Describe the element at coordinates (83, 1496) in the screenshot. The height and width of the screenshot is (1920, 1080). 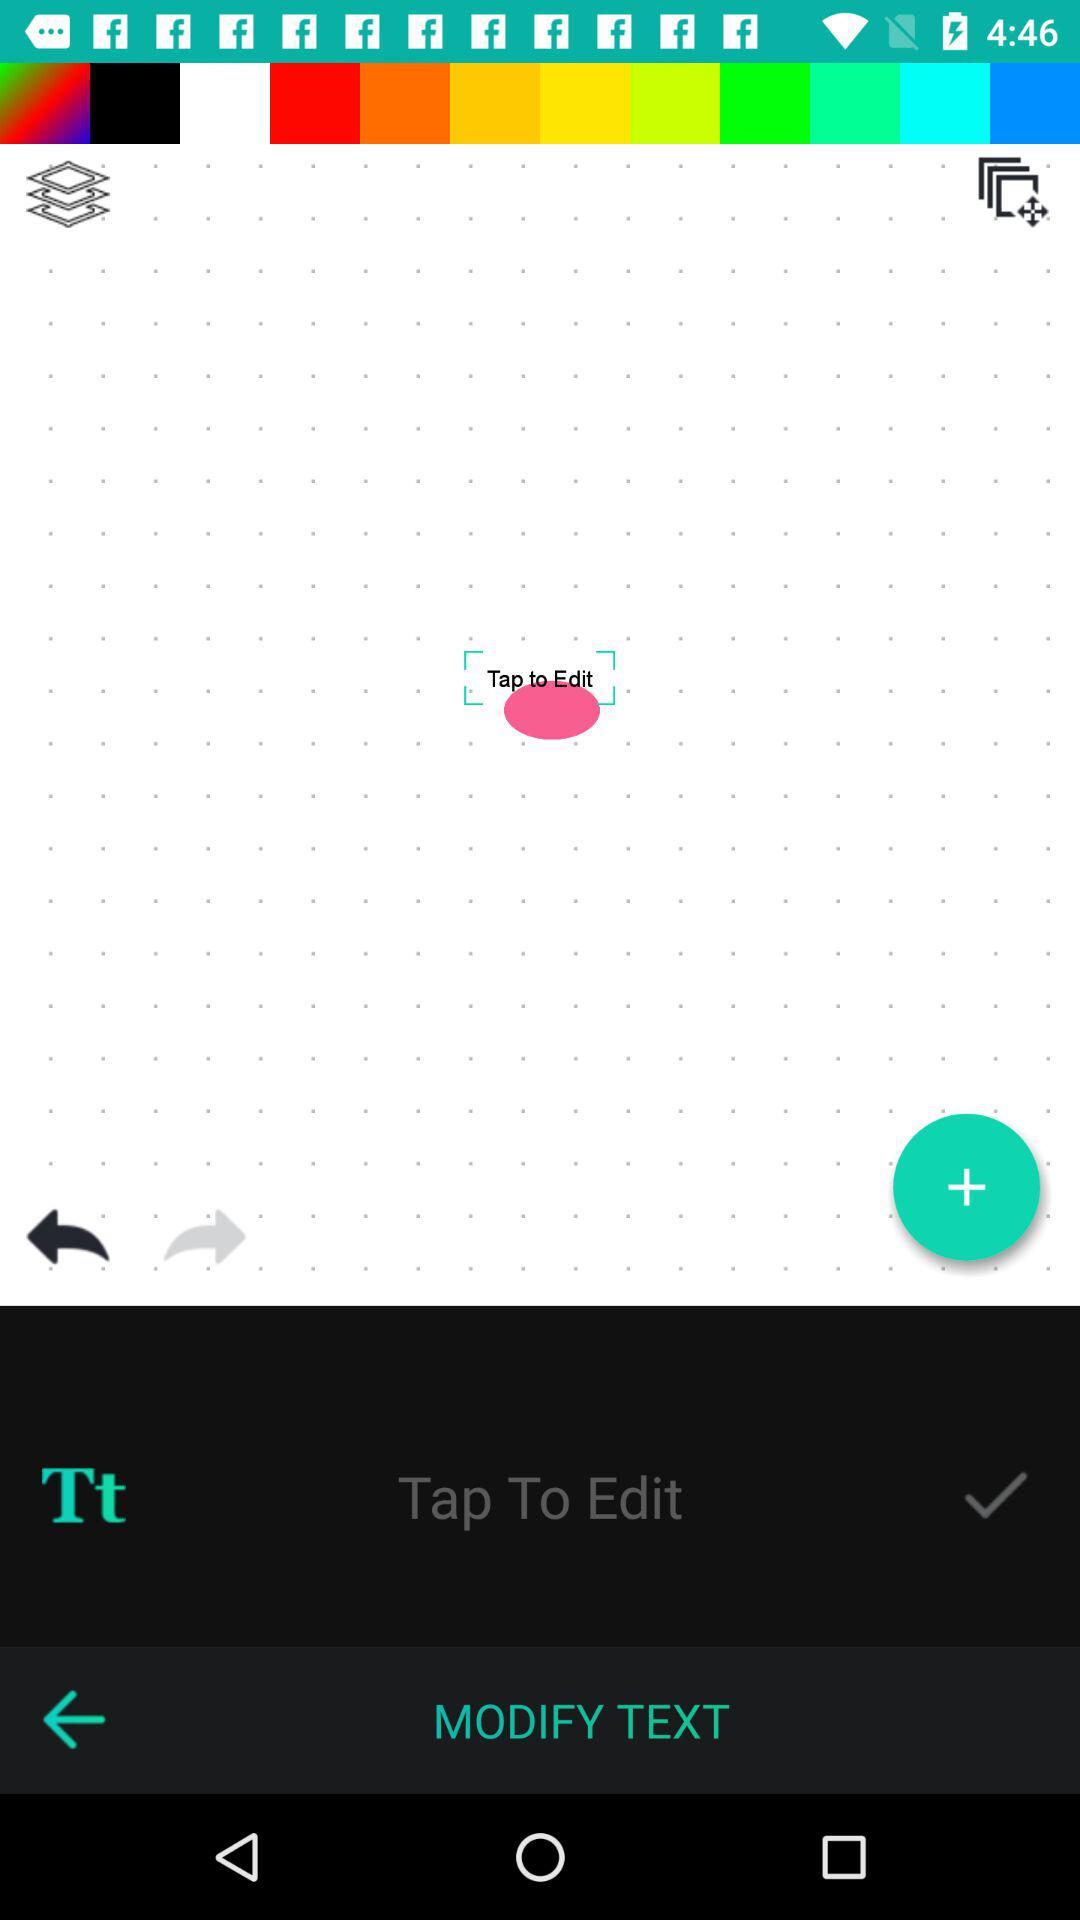
I see `the font icon` at that location.